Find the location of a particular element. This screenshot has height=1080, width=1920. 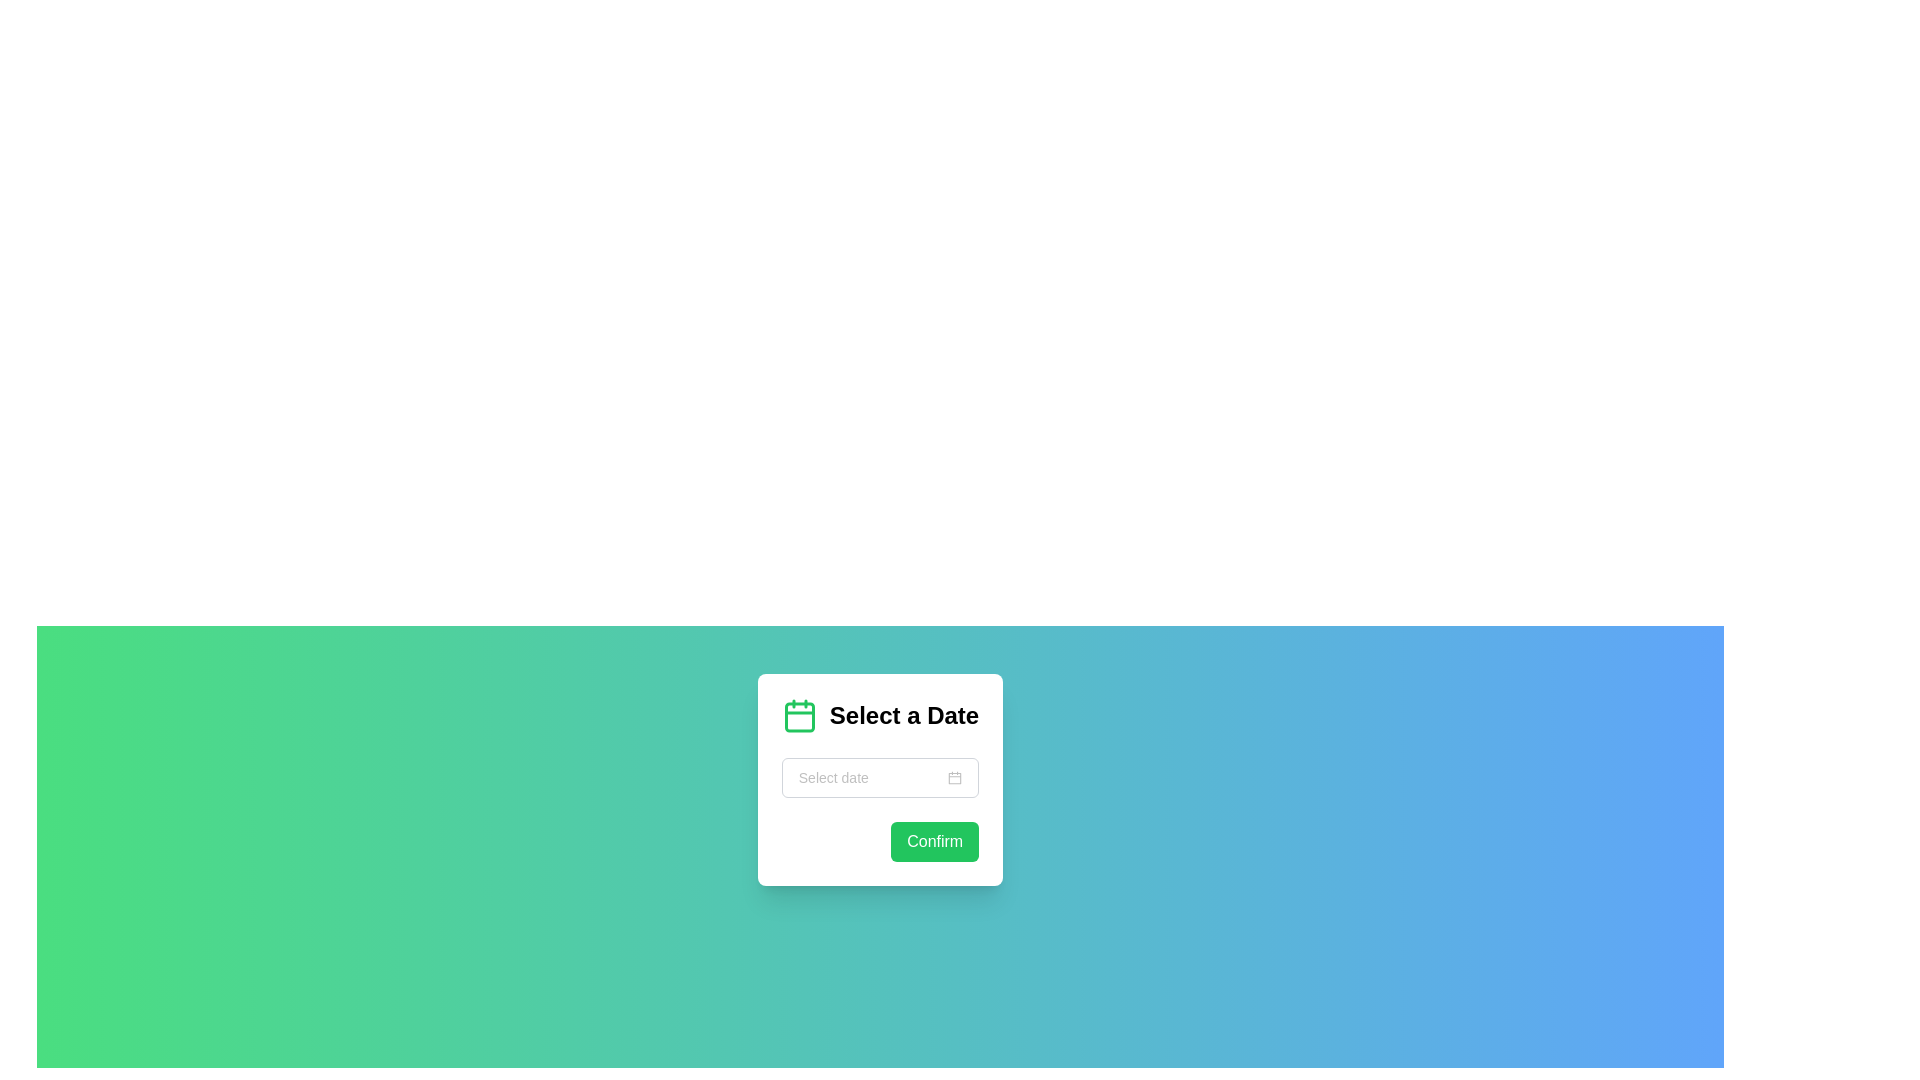

the green rounded rectangle located centrally within the calendar icon, which is the third component in the SVG representation is located at coordinates (798, 716).